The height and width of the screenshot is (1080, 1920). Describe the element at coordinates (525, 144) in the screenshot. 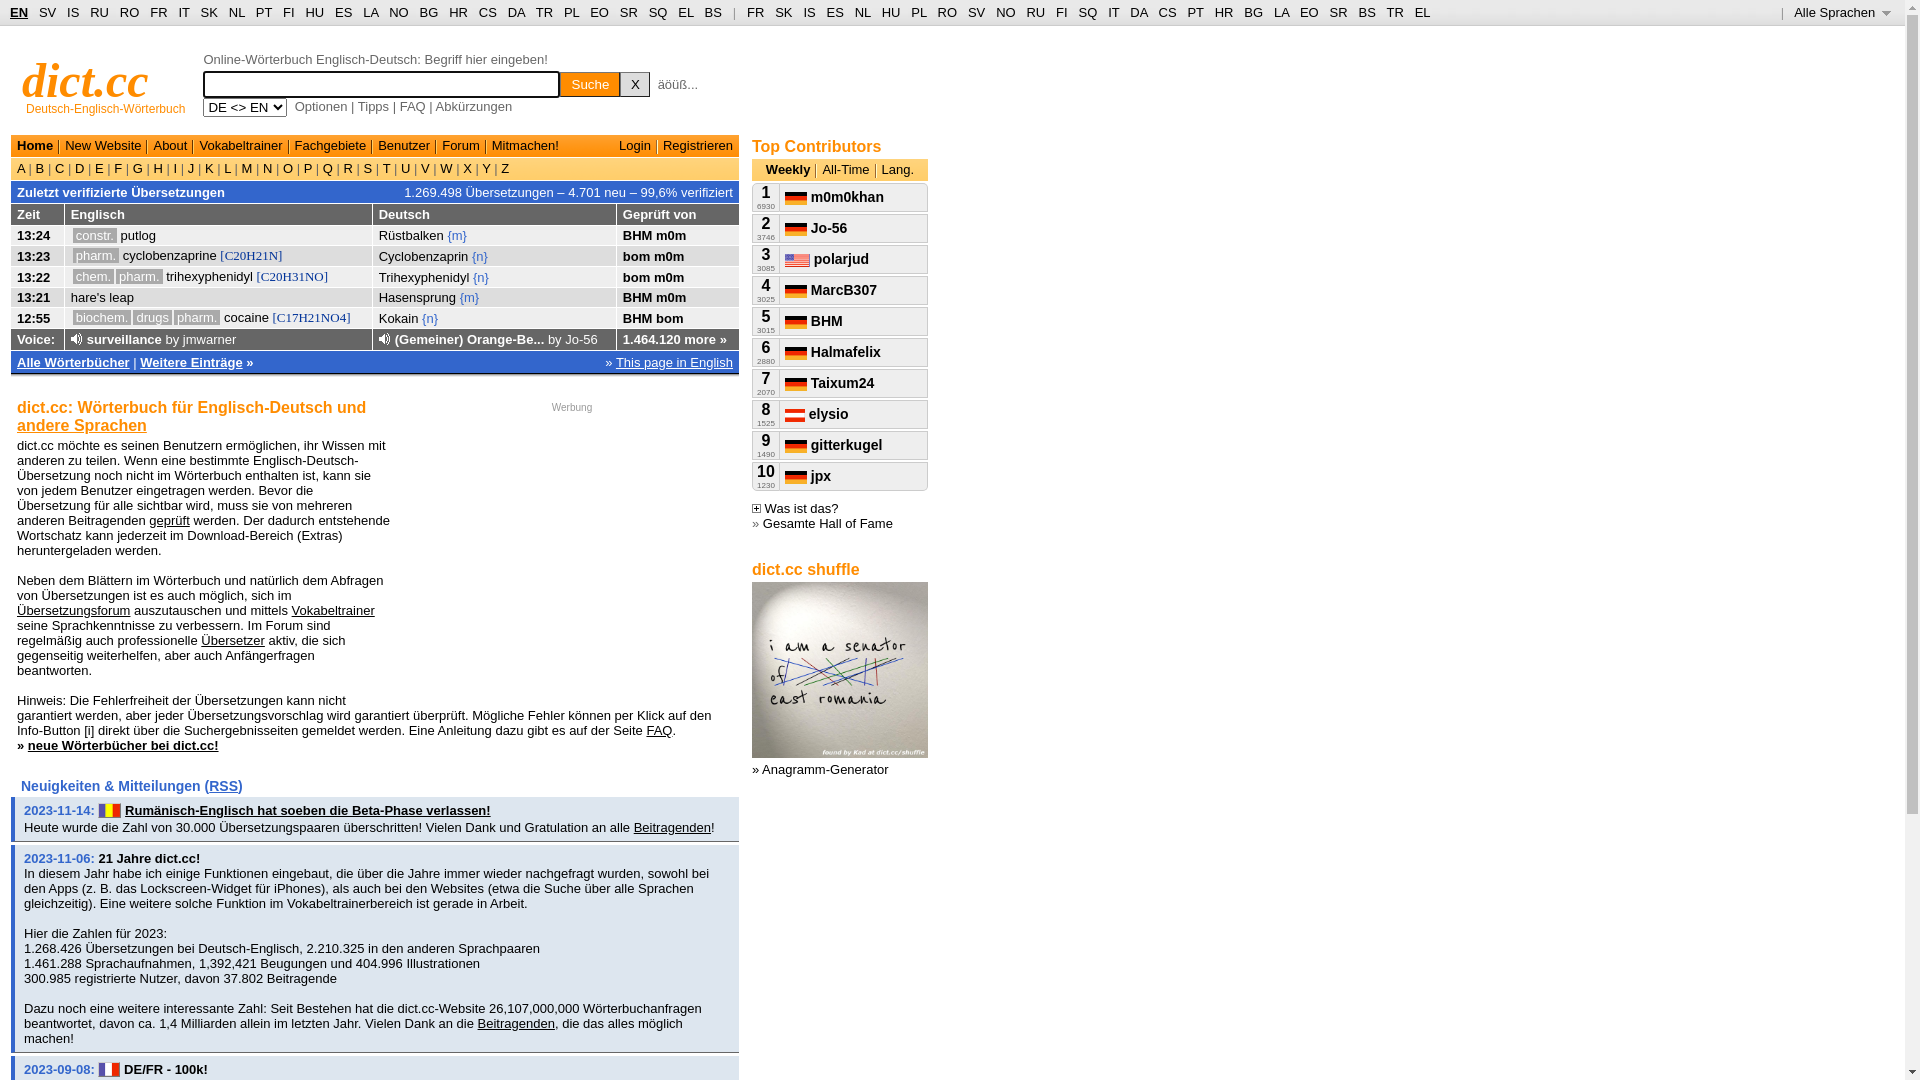

I see `'Mitmachen!'` at that location.